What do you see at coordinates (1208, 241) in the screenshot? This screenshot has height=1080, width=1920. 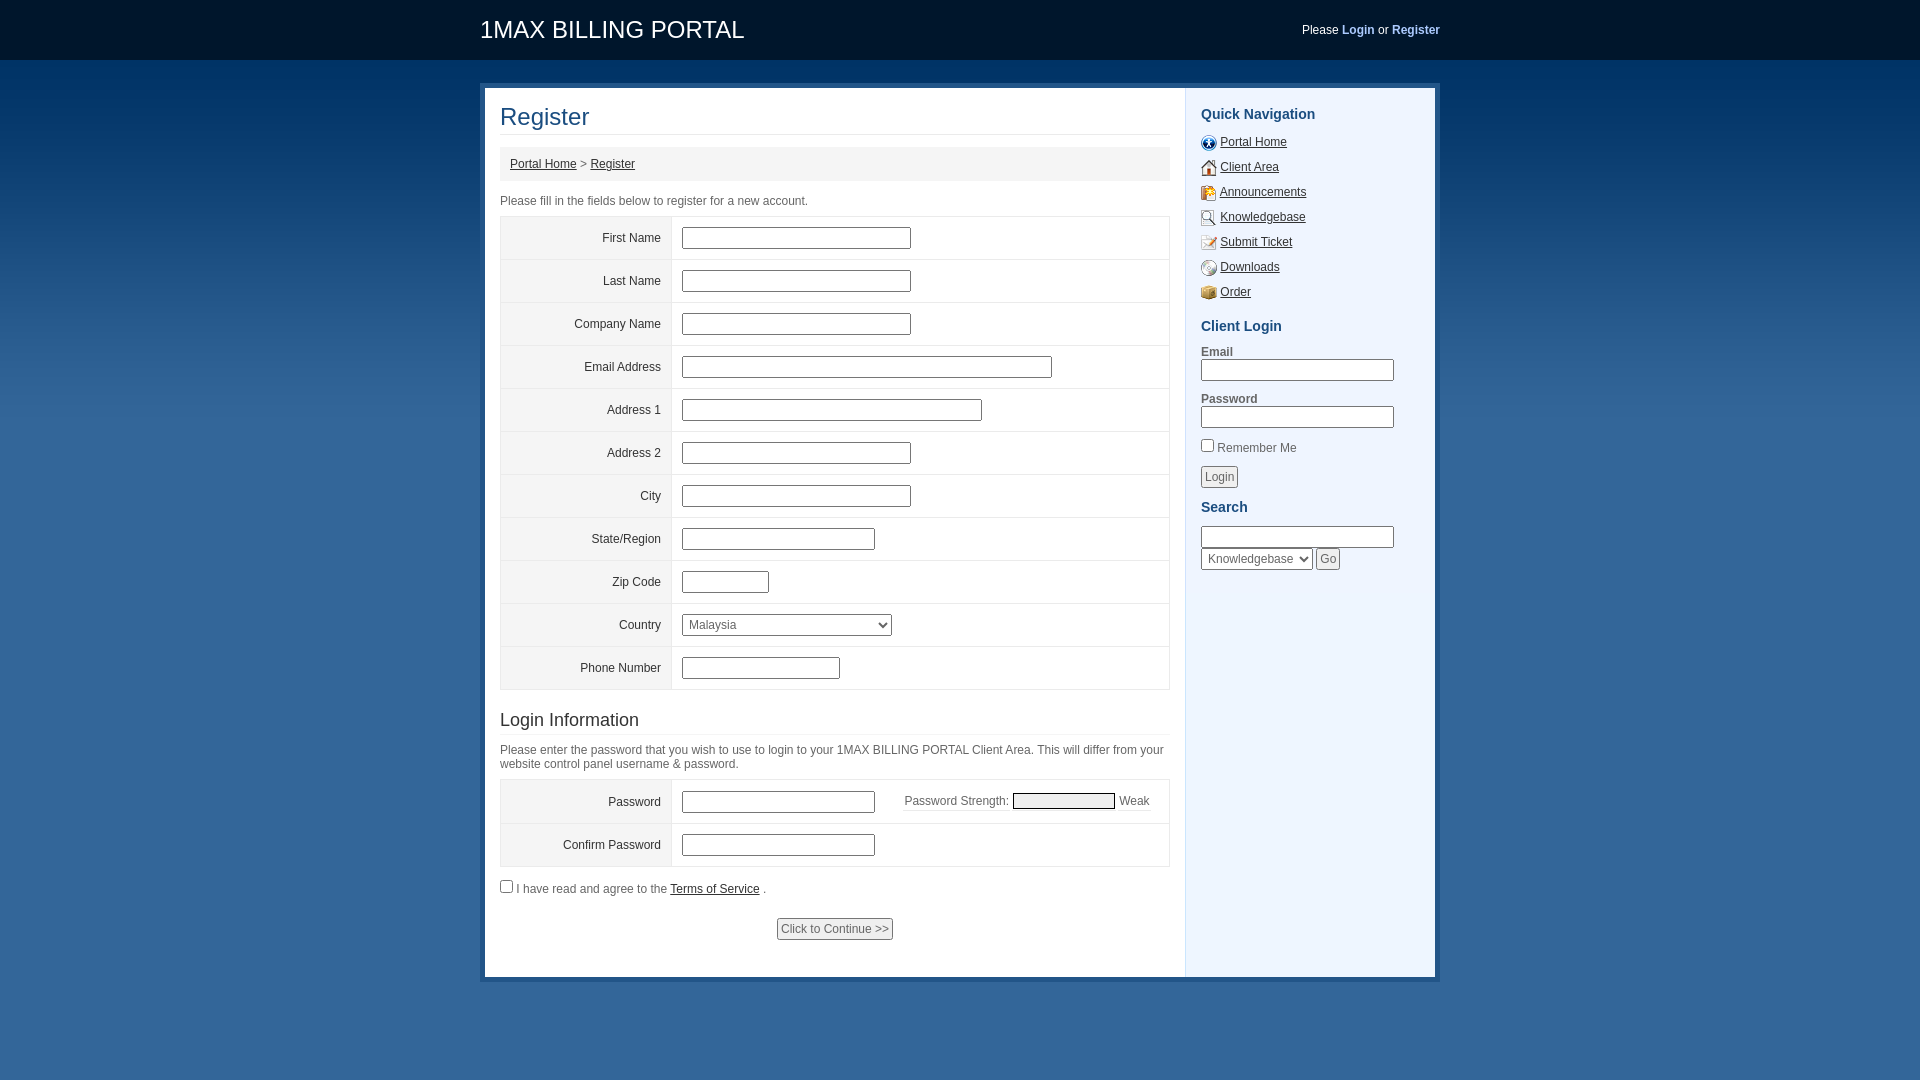 I see `'Submit Ticket'` at bounding box center [1208, 241].